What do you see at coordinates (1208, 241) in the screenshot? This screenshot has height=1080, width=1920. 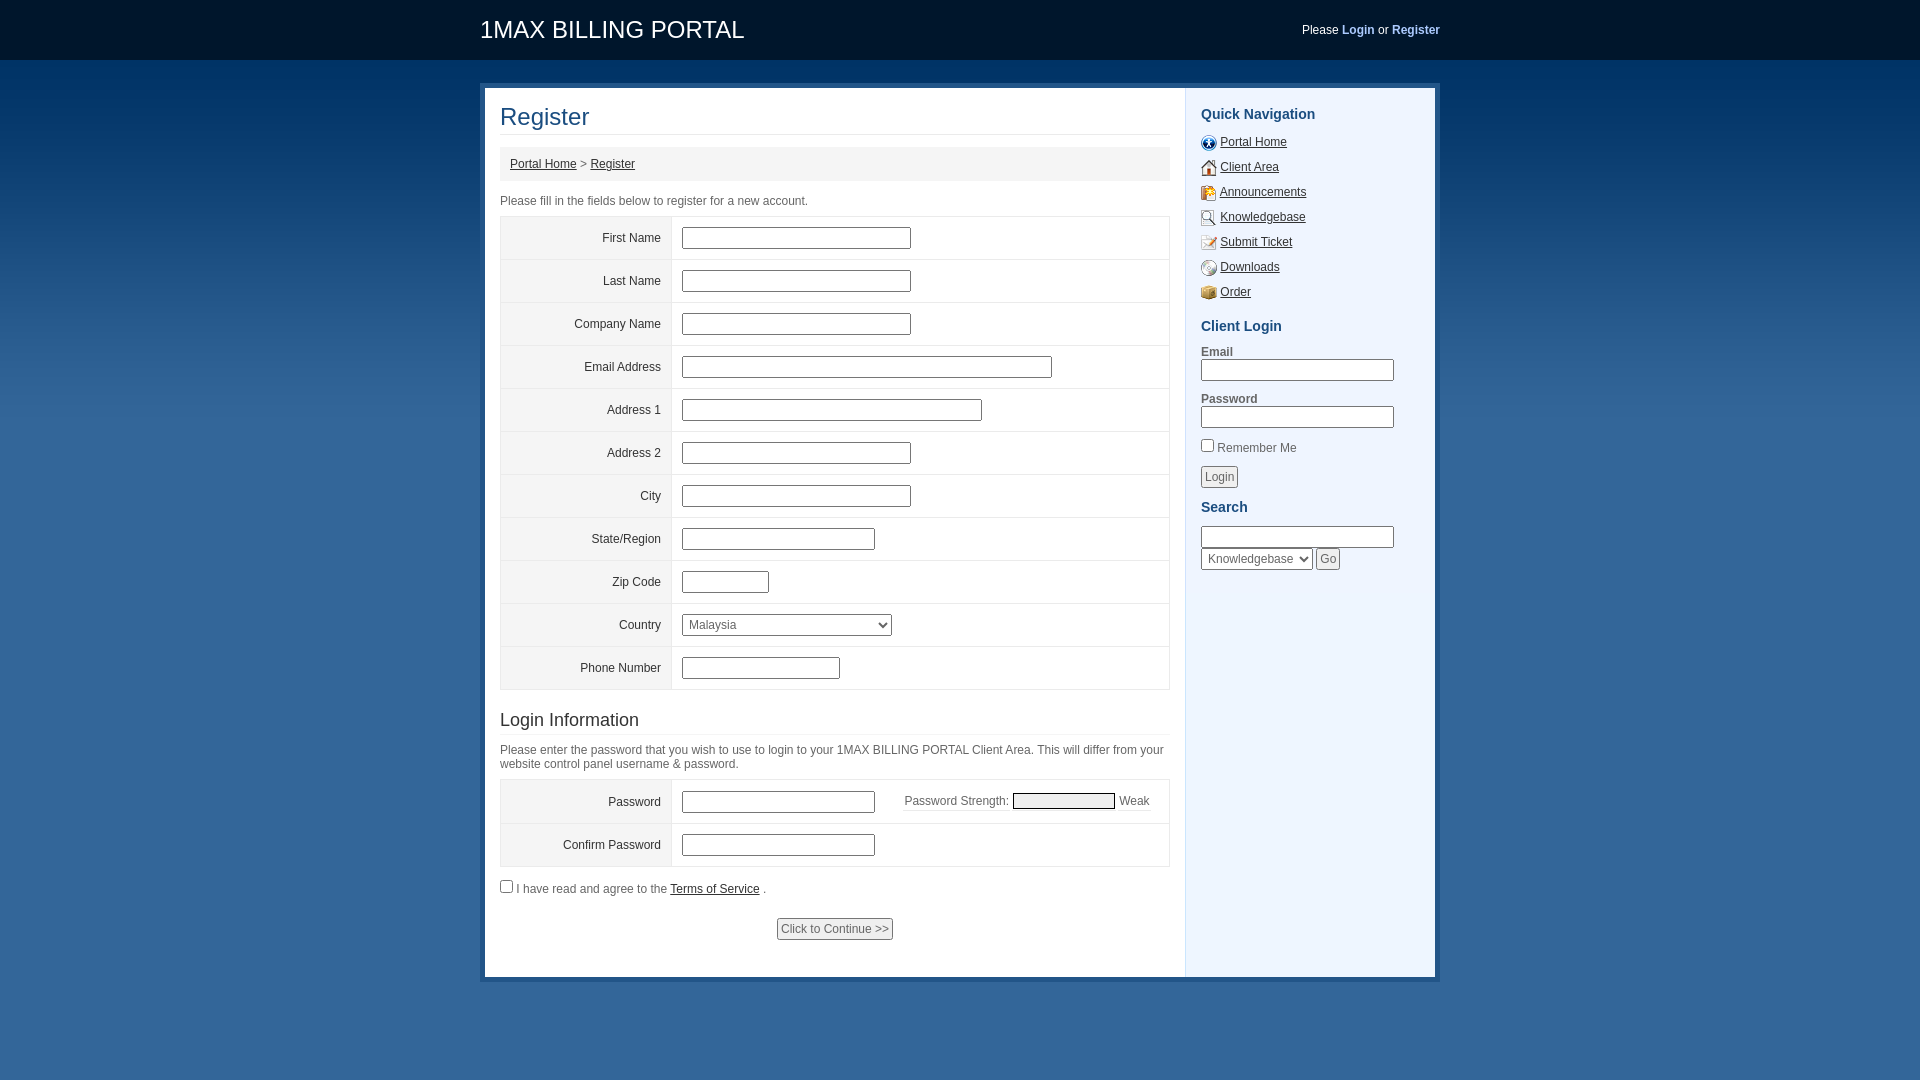 I see `'Submit Ticket'` at bounding box center [1208, 241].